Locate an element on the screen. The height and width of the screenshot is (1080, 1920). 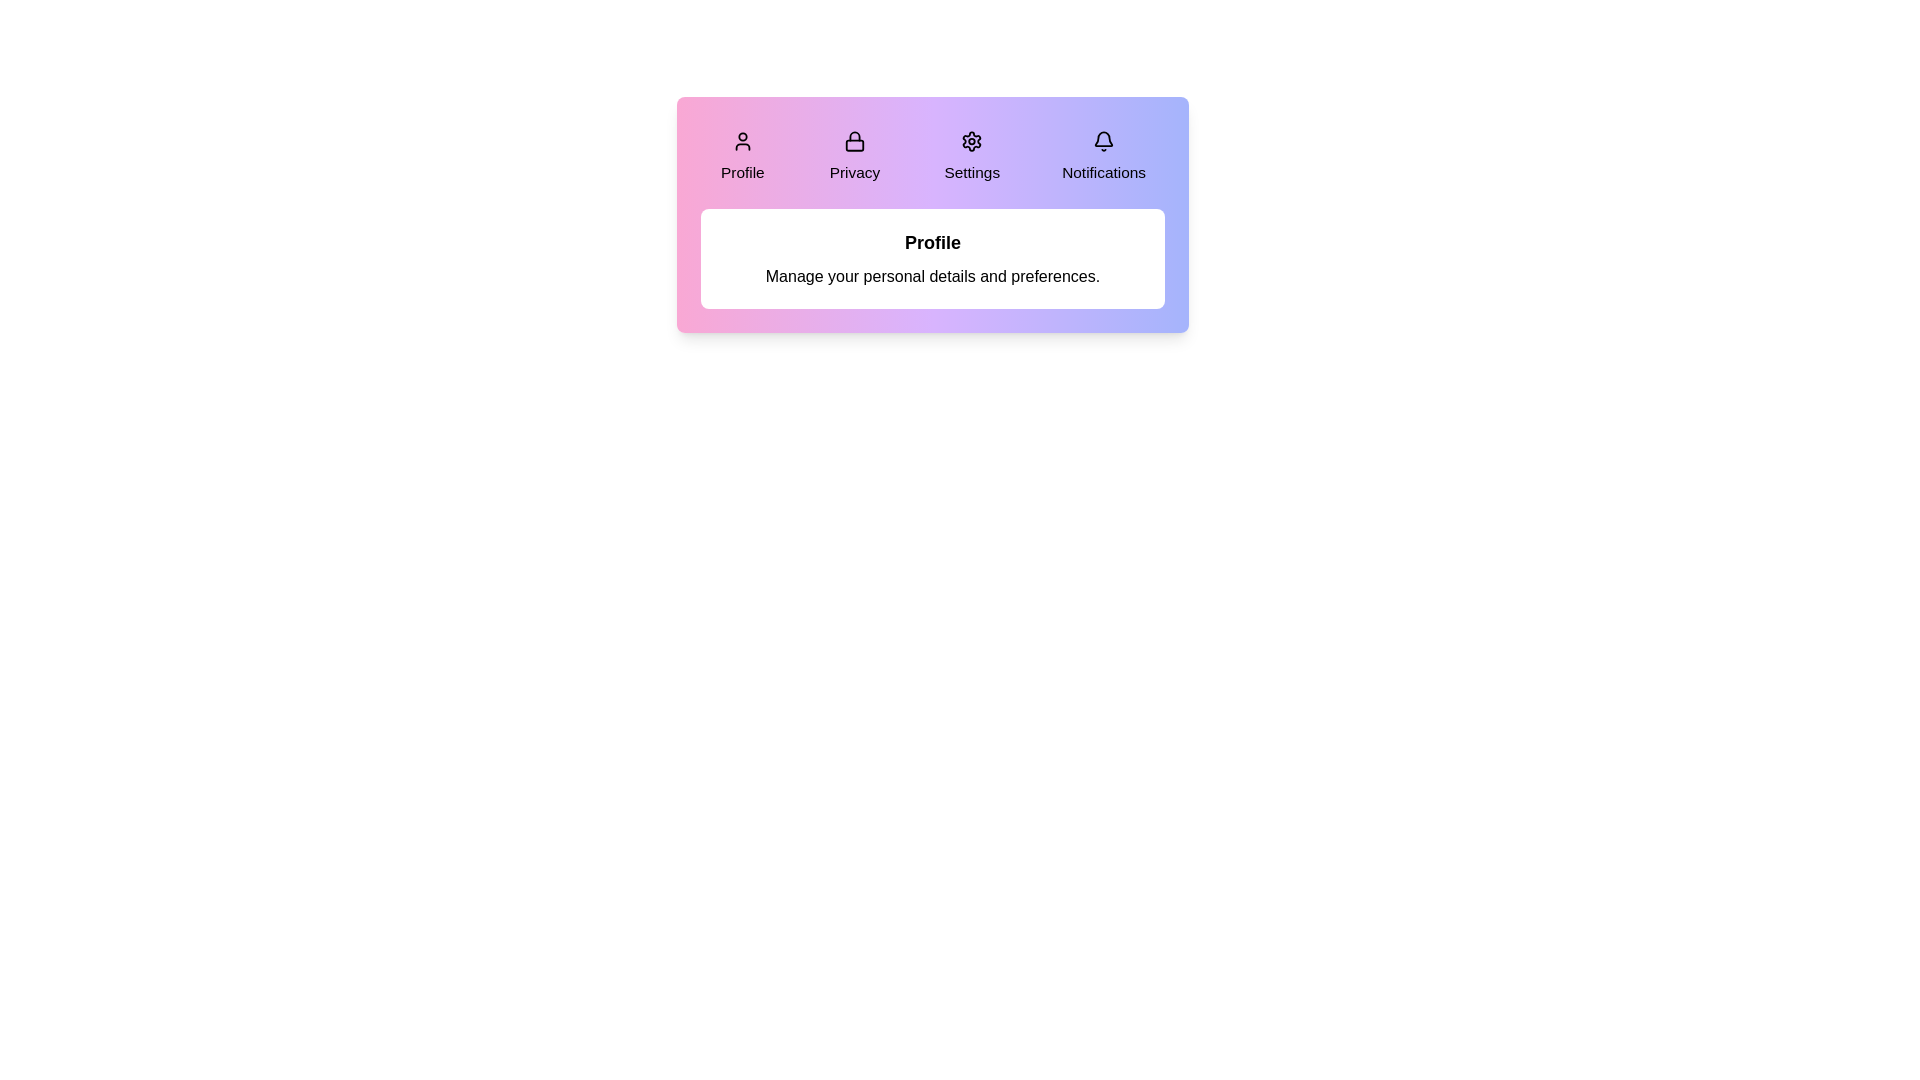
the Profile tab by clicking on it is located at coordinates (742, 156).